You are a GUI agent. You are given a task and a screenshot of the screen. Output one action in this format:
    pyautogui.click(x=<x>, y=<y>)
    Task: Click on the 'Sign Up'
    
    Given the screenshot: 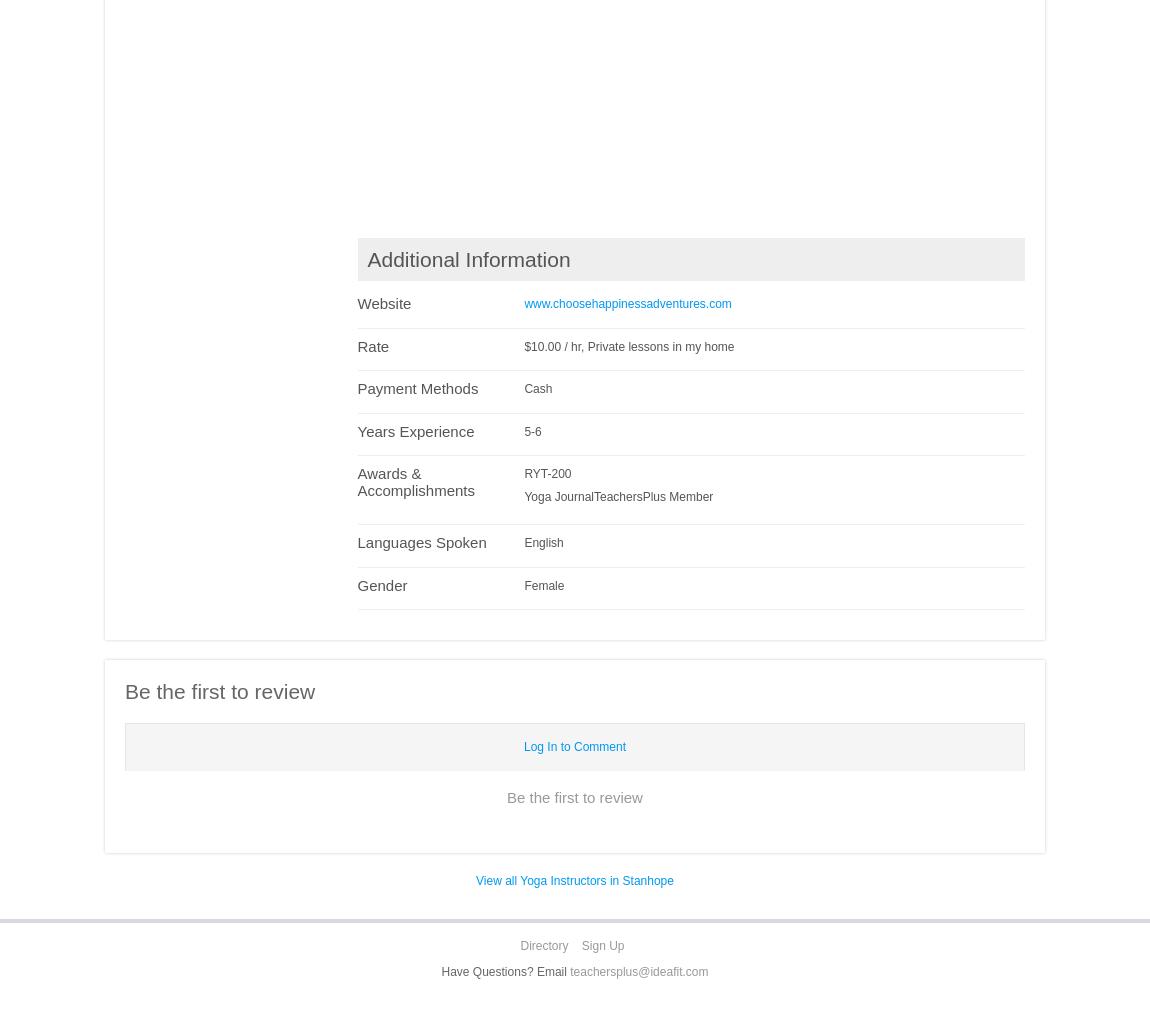 What is the action you would take?
    pyautogui.click(x=579, y=945)
    